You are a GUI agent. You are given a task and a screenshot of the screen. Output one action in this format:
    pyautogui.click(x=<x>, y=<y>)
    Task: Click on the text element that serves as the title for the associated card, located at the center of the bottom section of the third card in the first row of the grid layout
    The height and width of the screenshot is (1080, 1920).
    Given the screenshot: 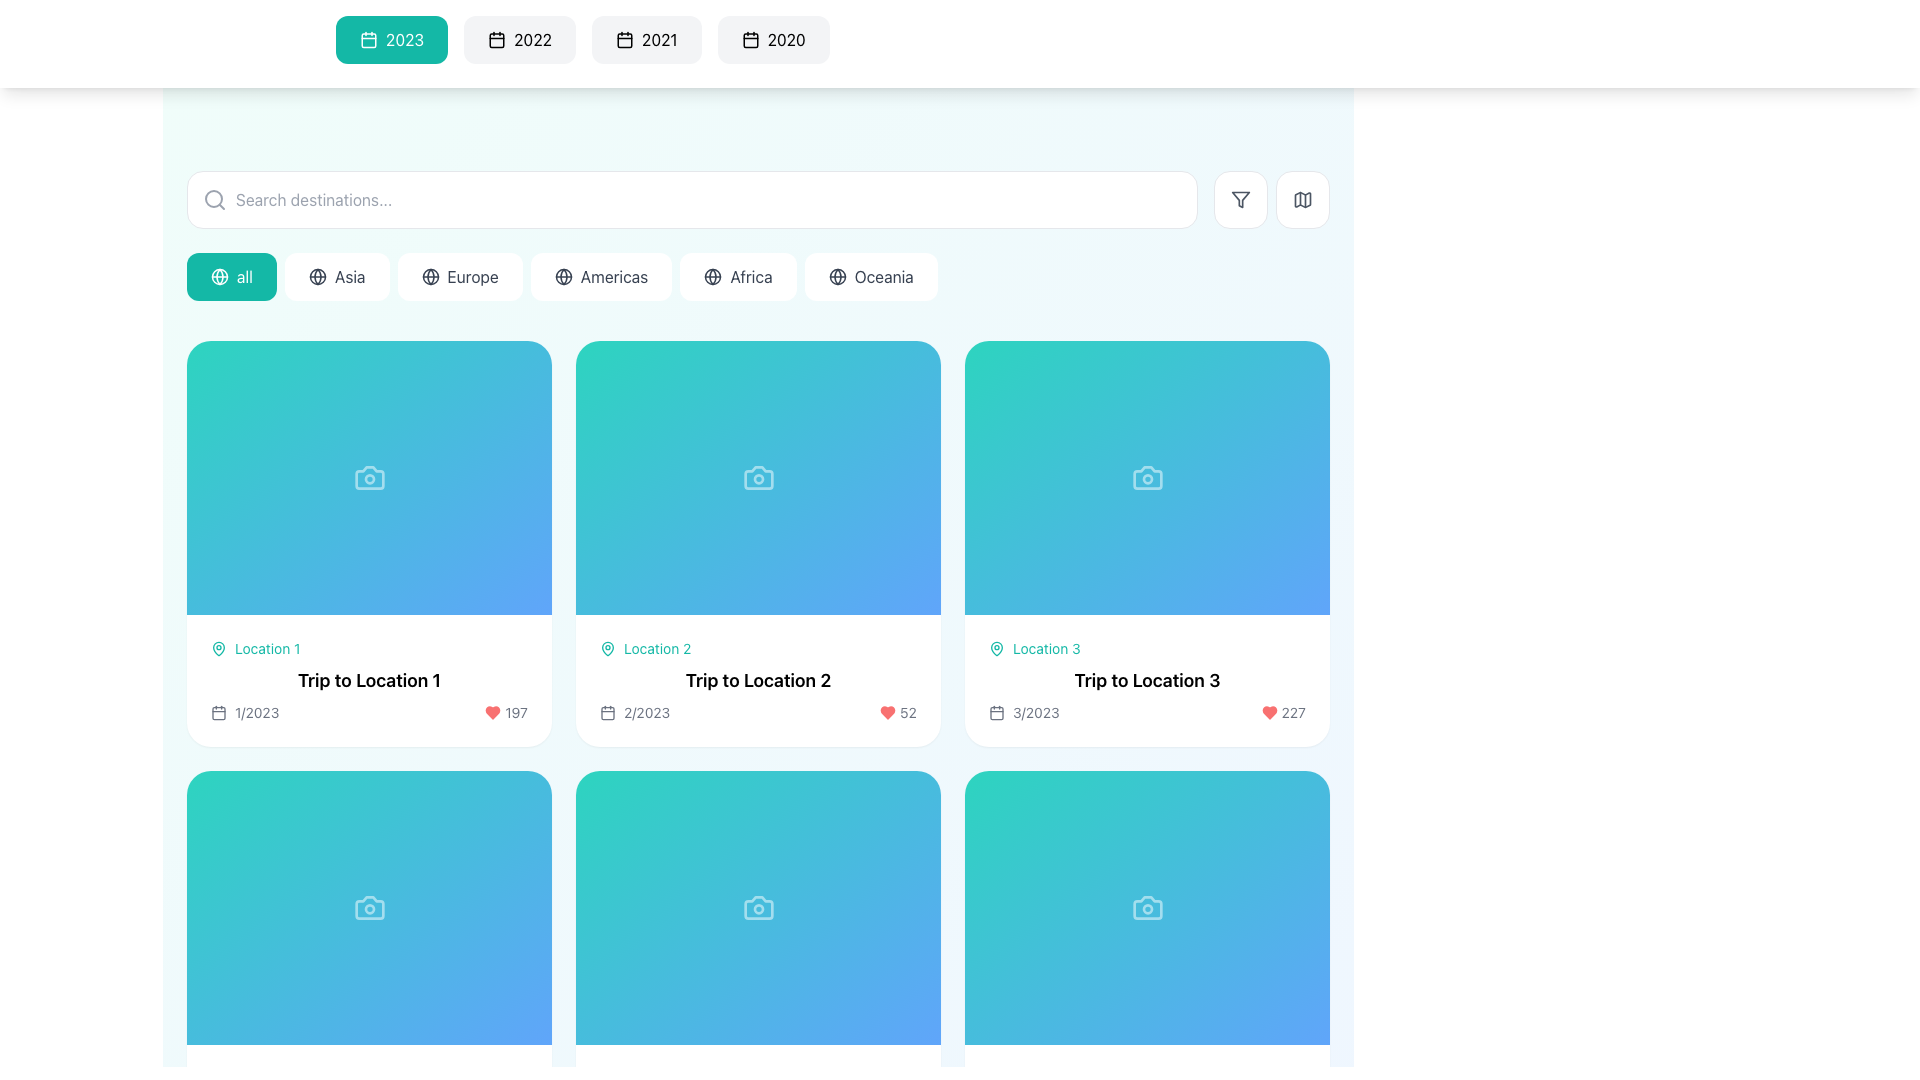 What is the action you would take?
    pyautogui.click(x=1147, y=679)
    